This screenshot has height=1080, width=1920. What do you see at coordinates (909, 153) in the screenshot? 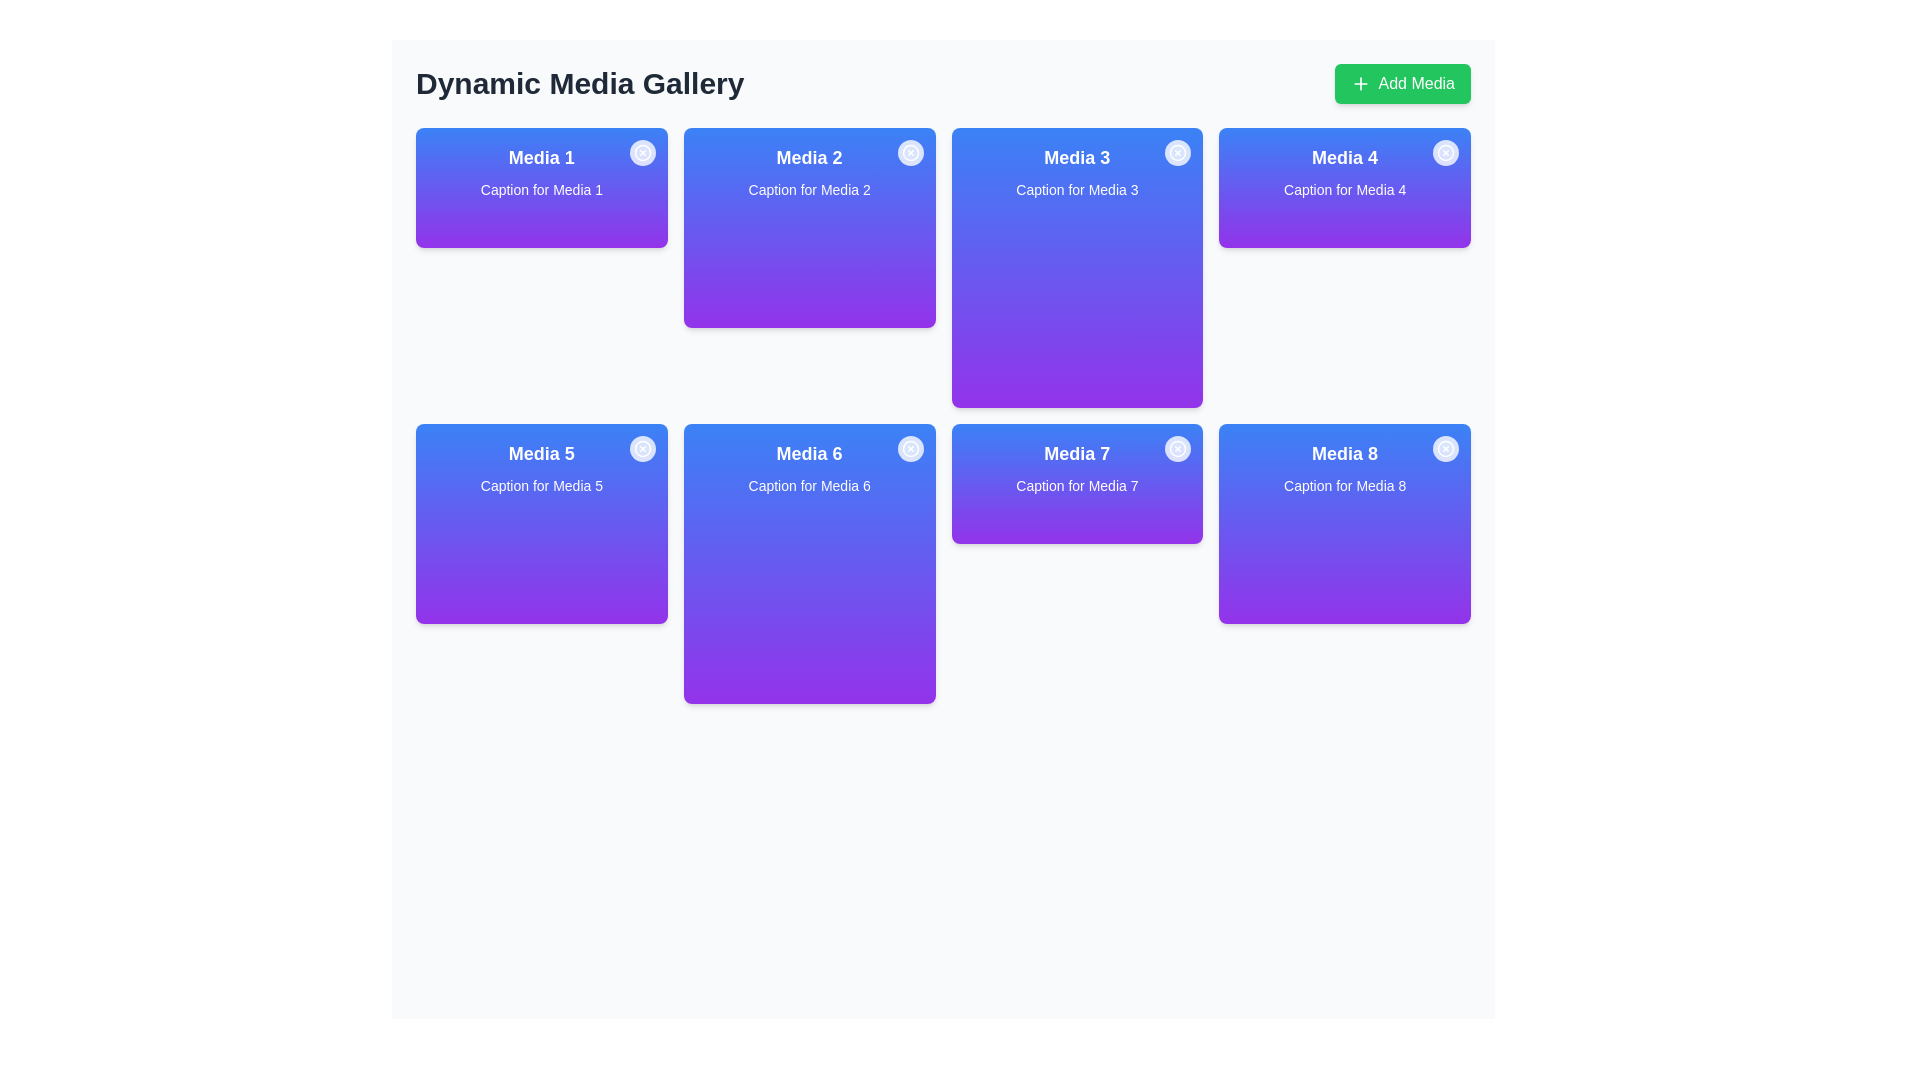
I see `the close button located at the top-right corner of the 'Media 2' card` at bounding box center [909, 153].